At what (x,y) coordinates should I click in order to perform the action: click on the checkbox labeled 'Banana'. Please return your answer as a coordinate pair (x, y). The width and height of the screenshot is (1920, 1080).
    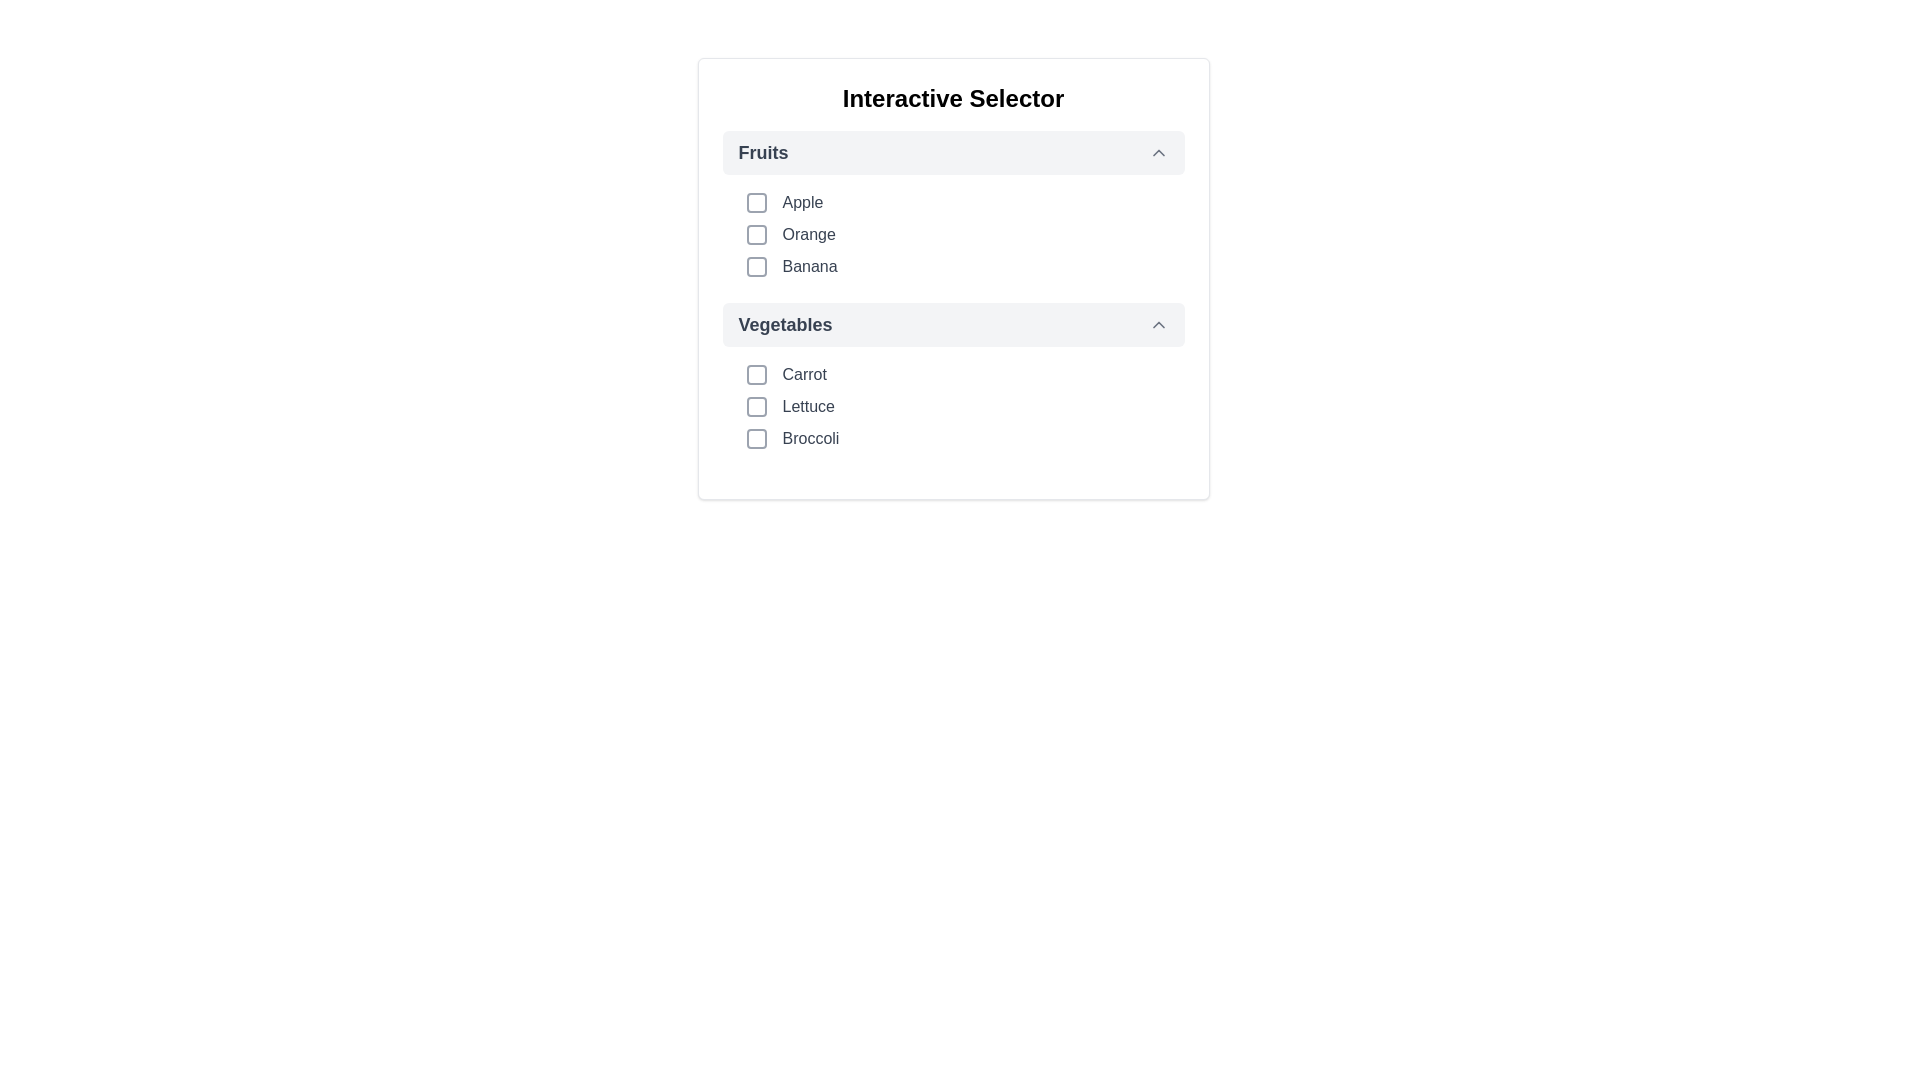
    Looking at the image, I should click on (965, 265).